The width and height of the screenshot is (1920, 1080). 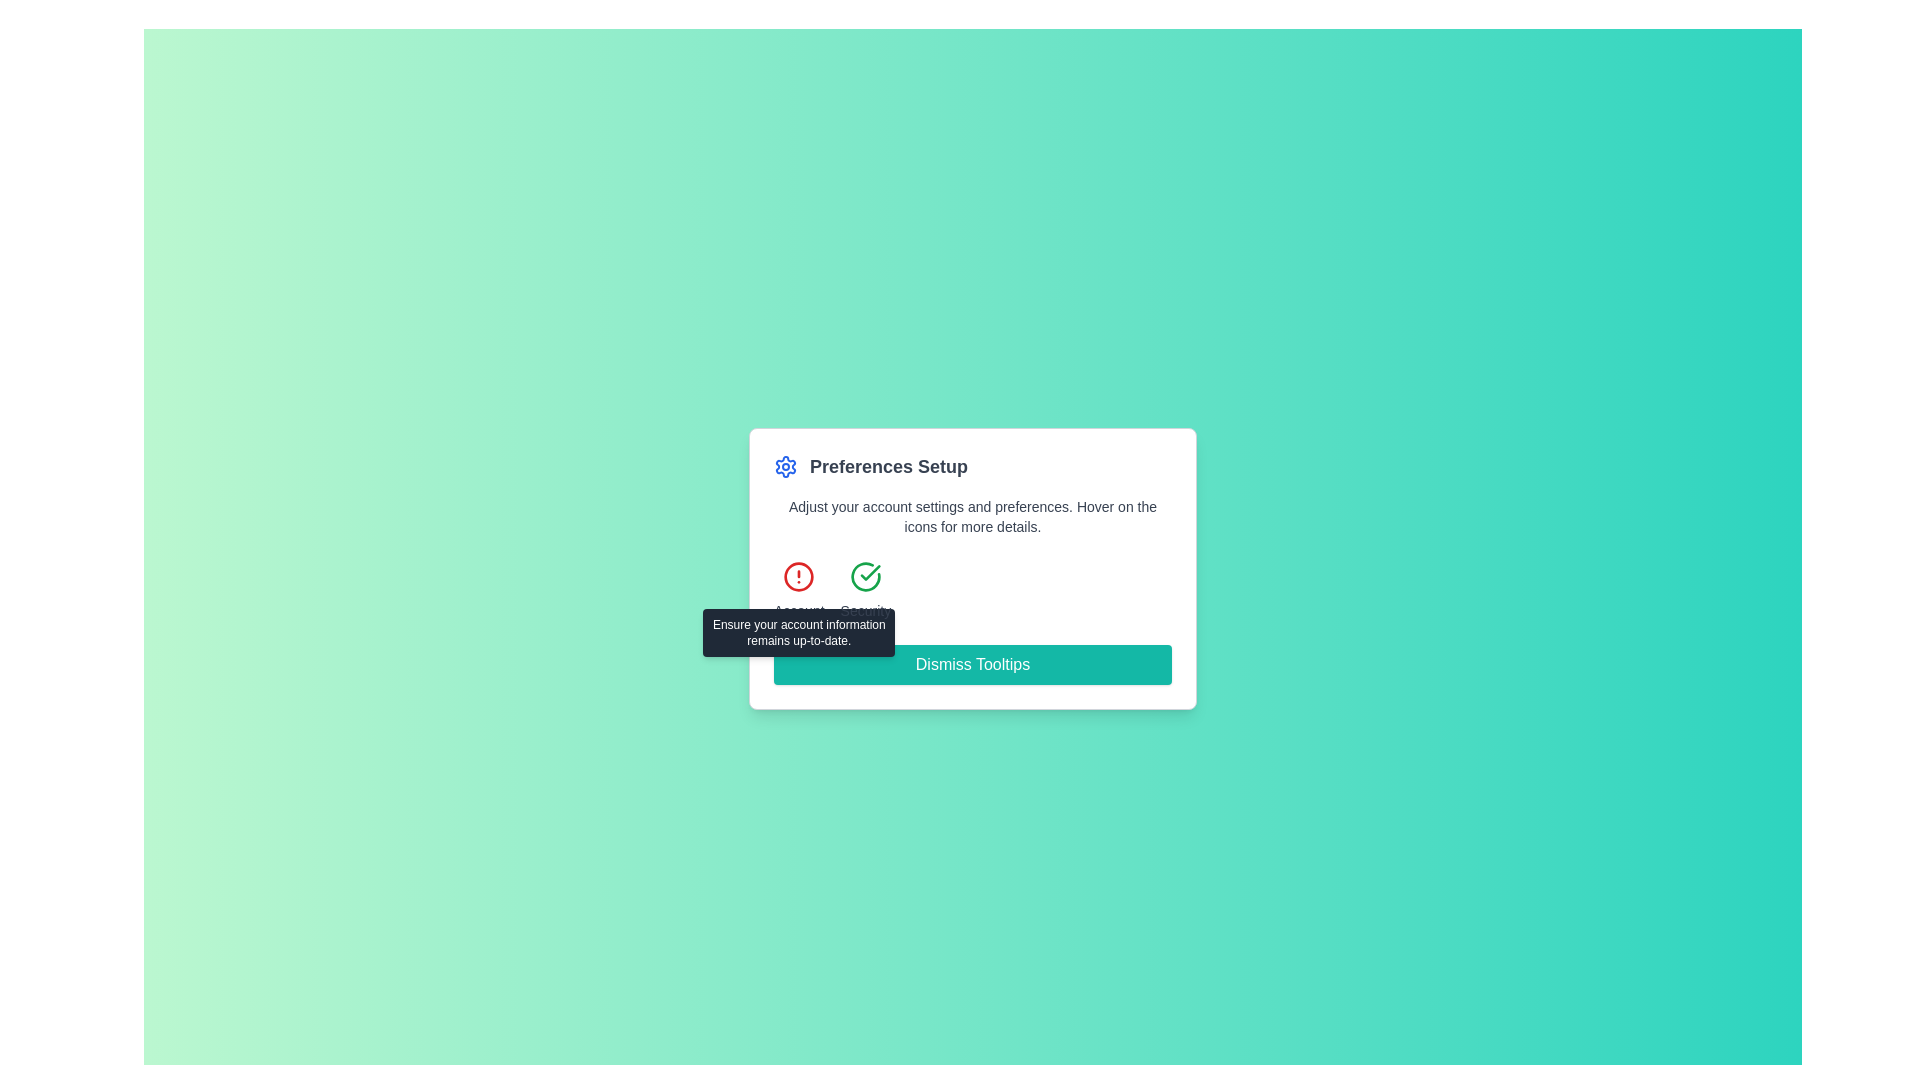 What do you see at coordinates (798, 609) in the screenshot?
I see `the text label displaying the word 'Account.' which is styled in a small and bold font, located below an icon within a settings modal` at bounding box center [798, 609].